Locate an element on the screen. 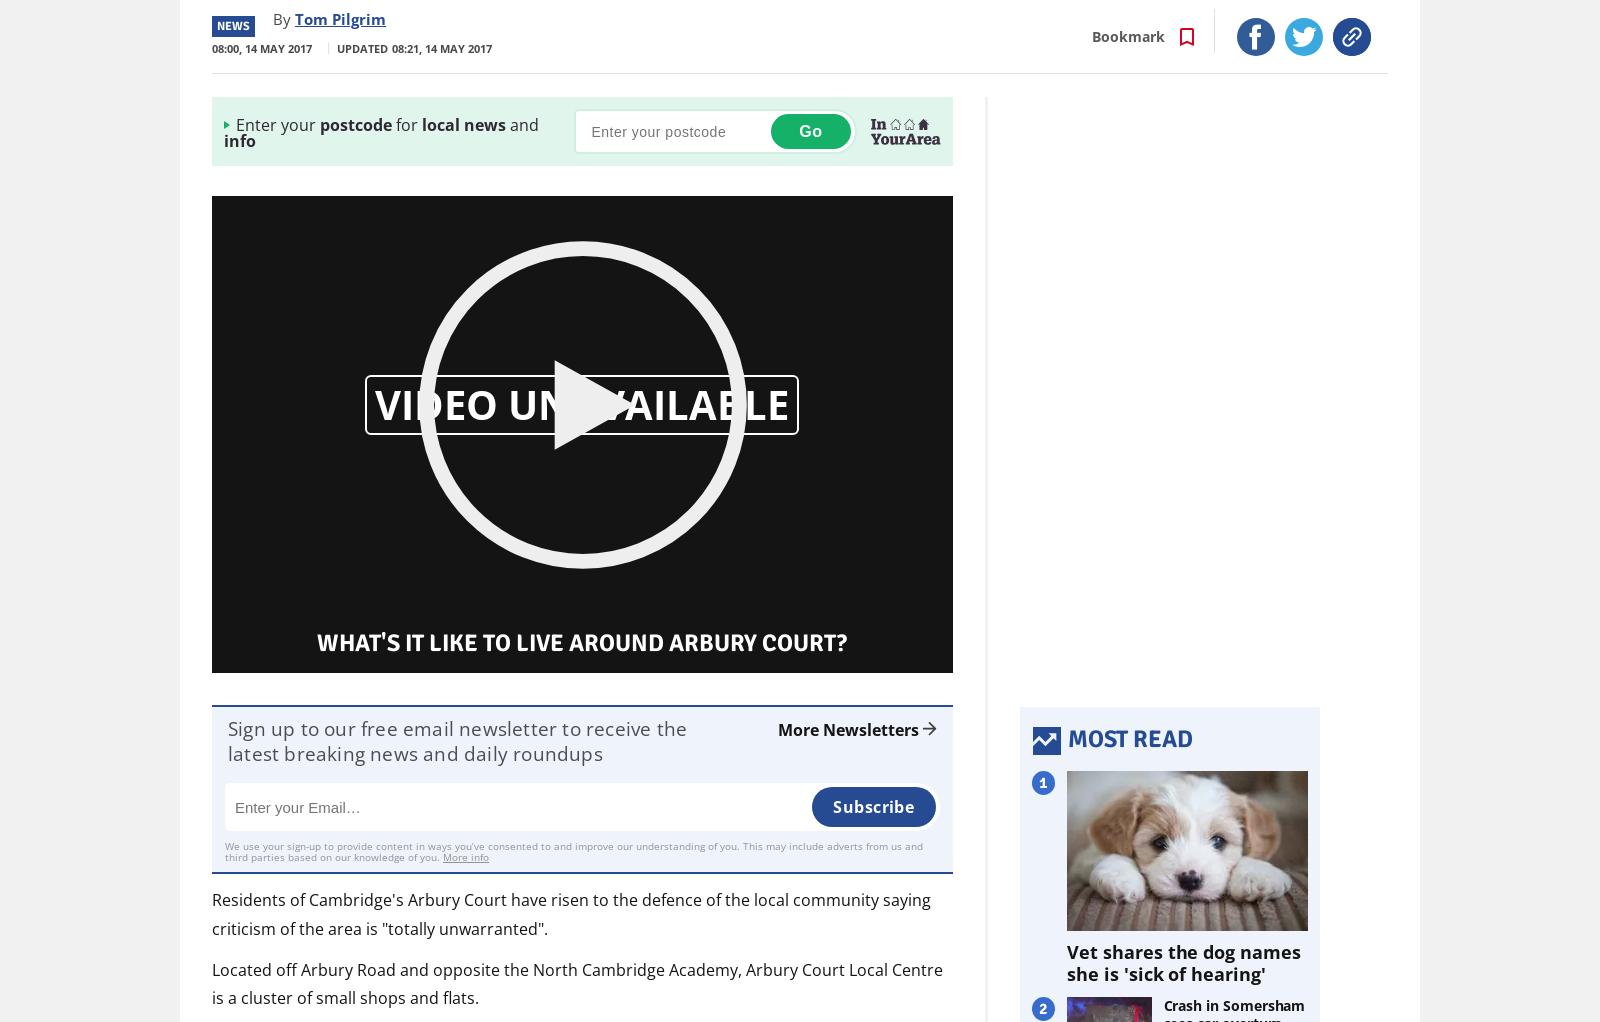 This screenshot has width=1600, height=1022. 'Sign up to our free email newsletter to receive the latest breaking news and daily roundups' is located at coordinates (456, 740).